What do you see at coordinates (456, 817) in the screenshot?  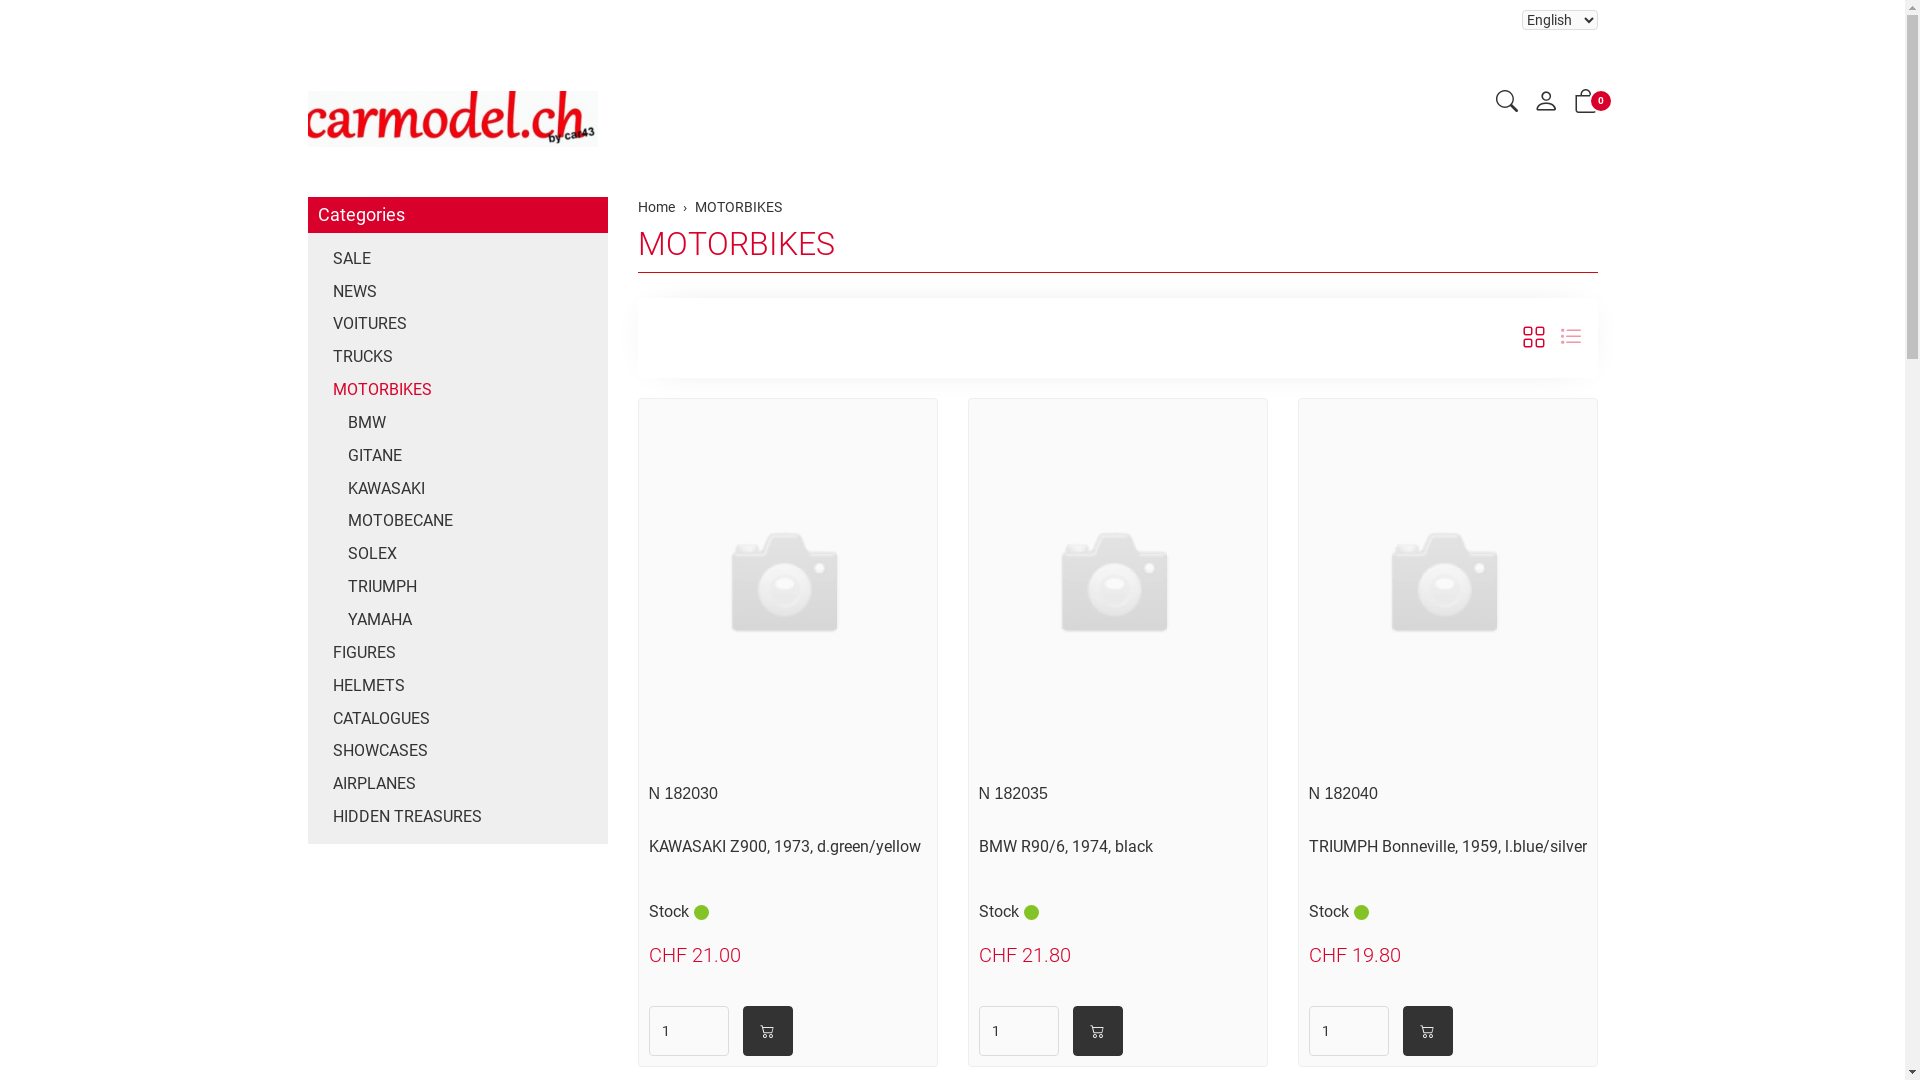 I see `'HIDDEN TREASURES'` at bounding box center [456, 817].